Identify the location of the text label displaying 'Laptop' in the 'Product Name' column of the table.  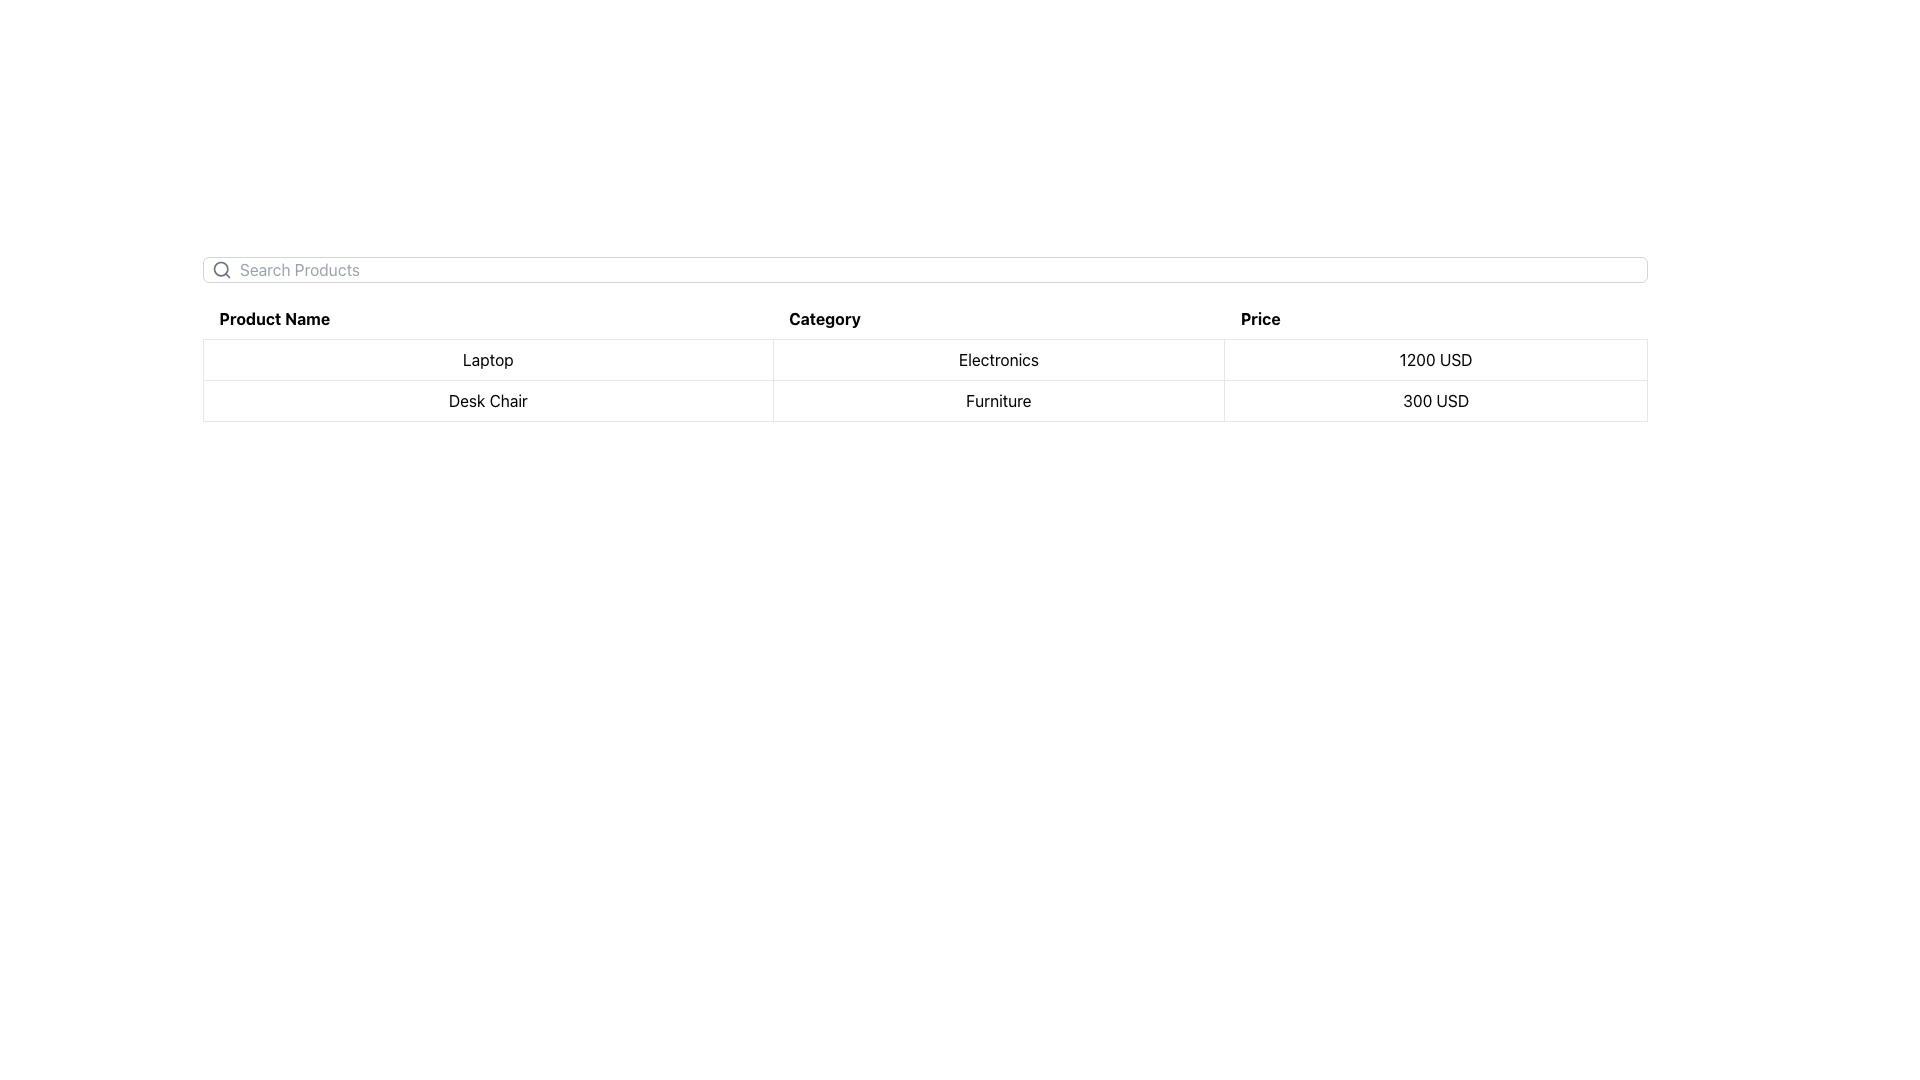
(488, 358).